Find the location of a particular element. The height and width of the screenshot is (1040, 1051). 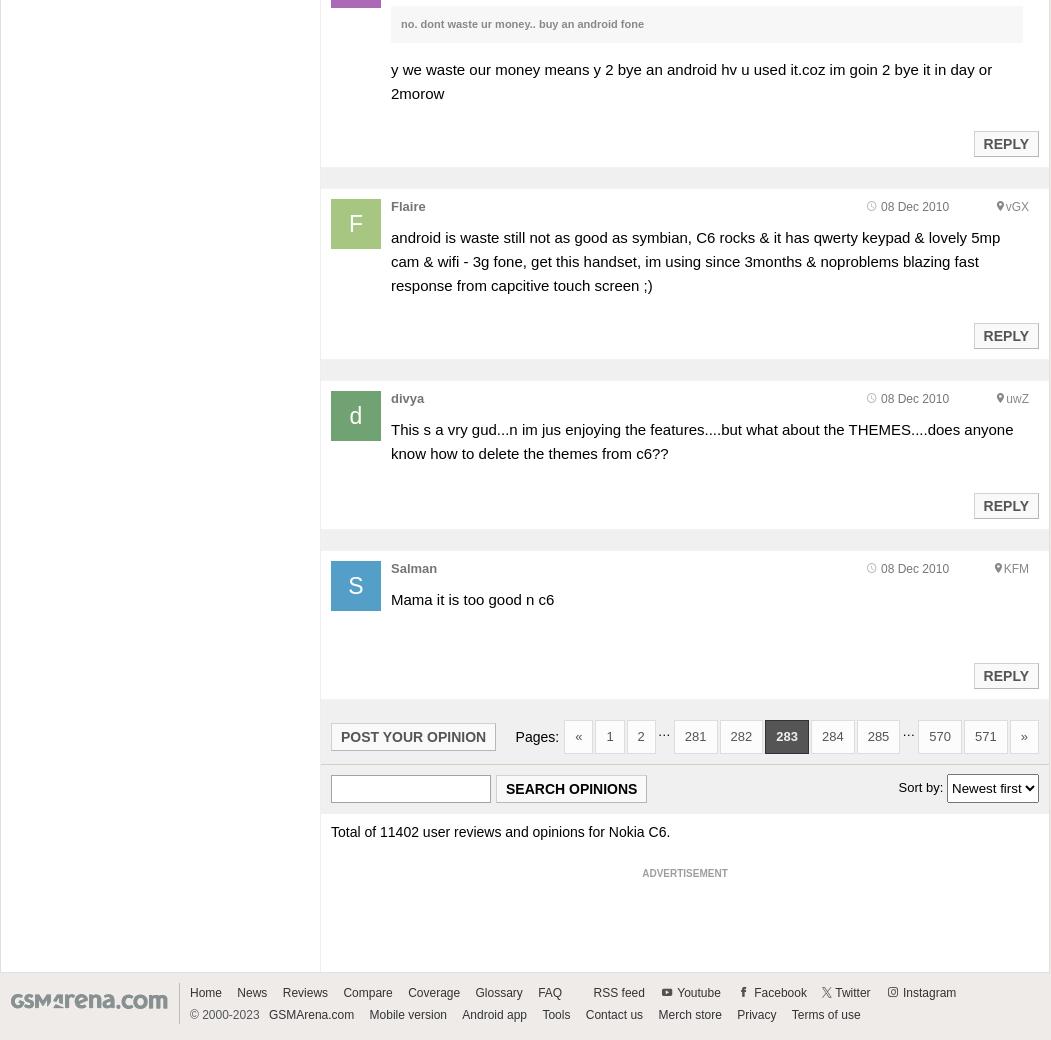

'KFM' is located at coordinates (1002, 567).